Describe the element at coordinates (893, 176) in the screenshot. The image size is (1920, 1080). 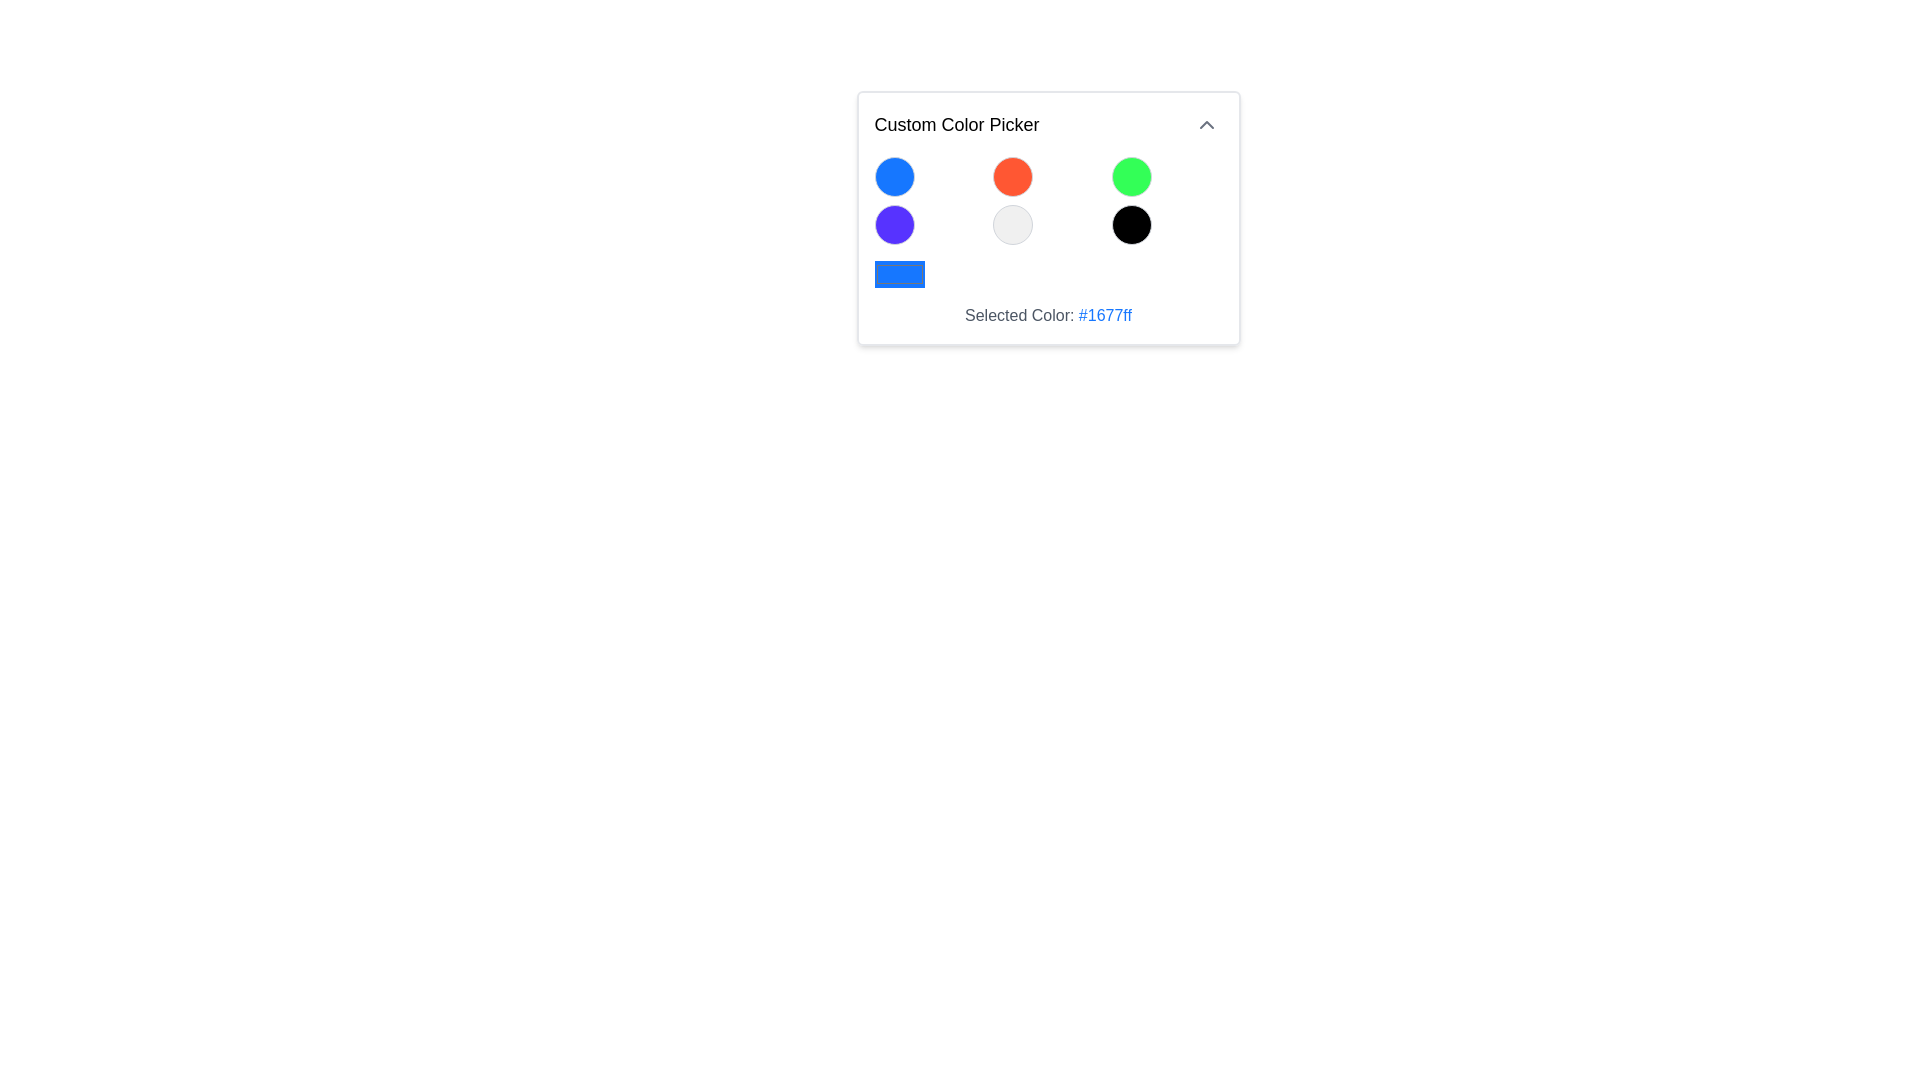
I see `the first circular button with a blue background and gray border in the color picker modal` at that location.